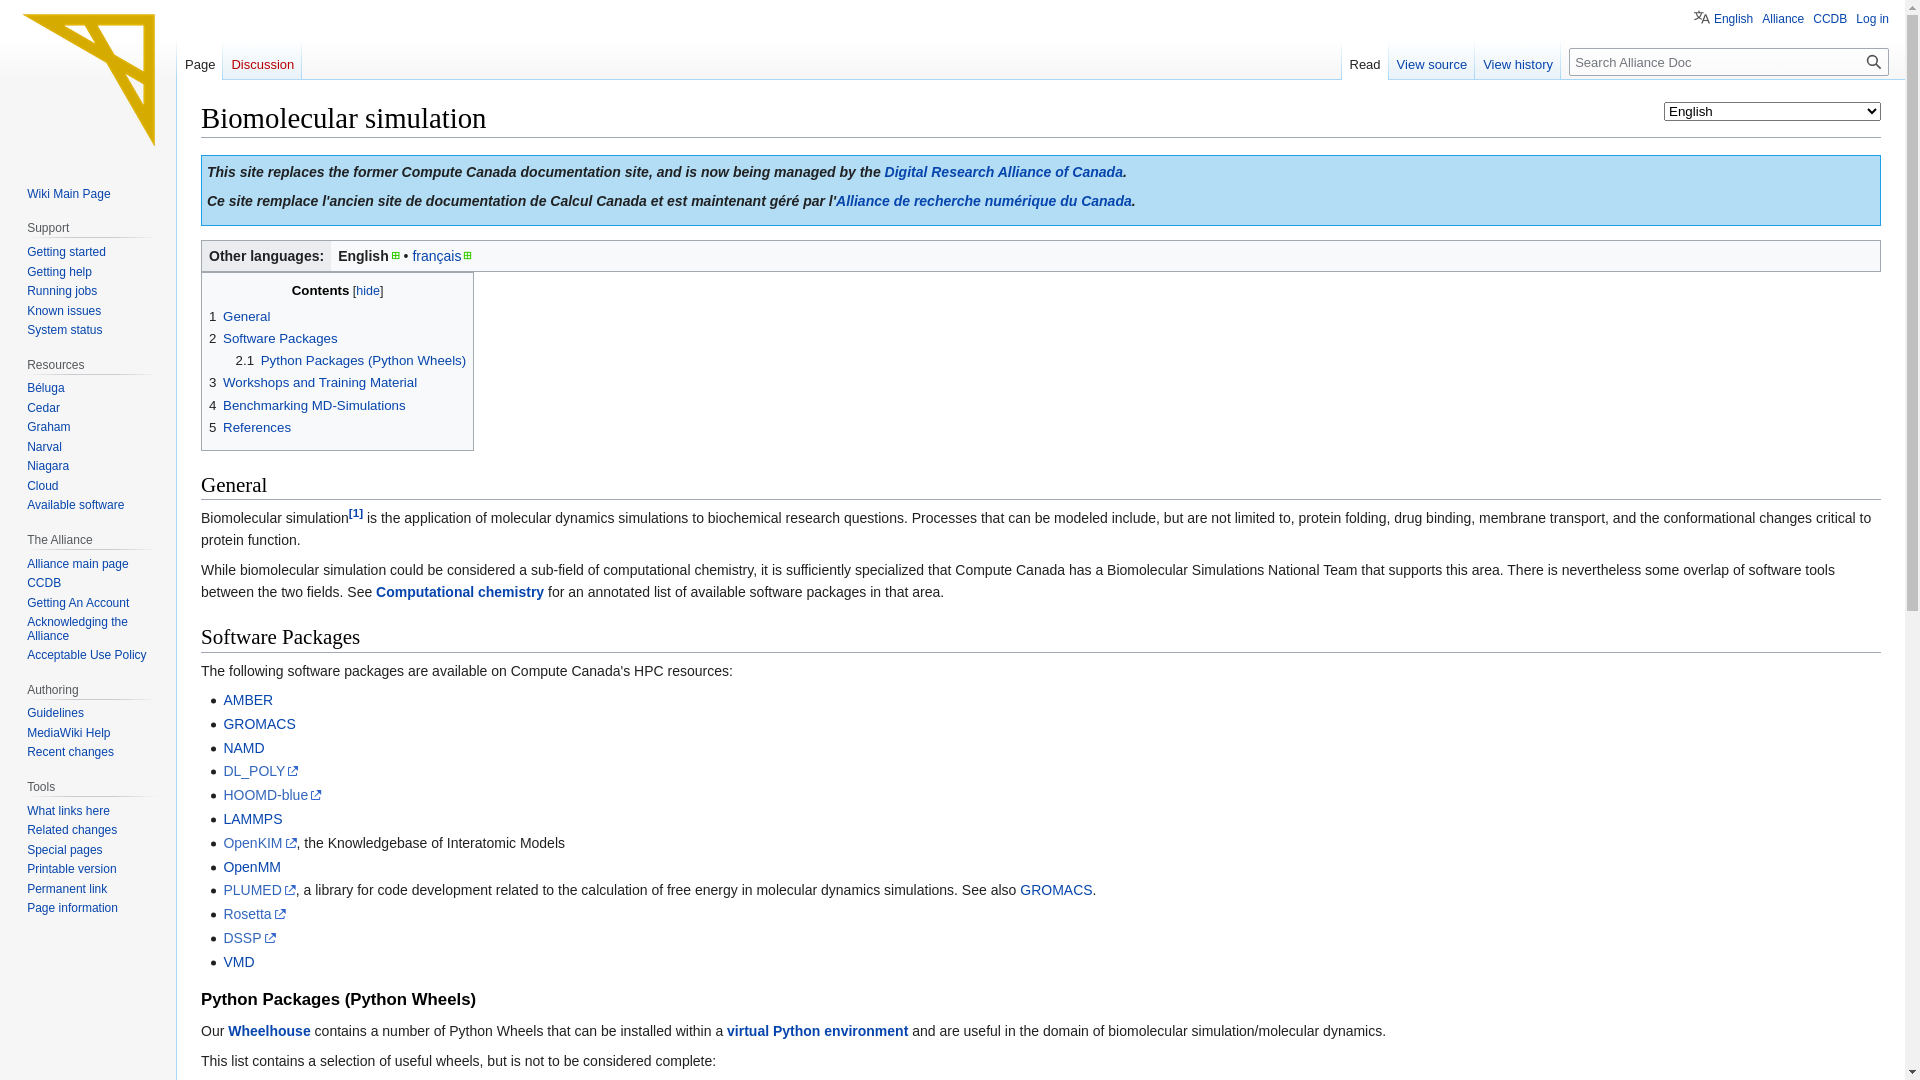 This screenshot has width=1920, height=1080. What do you see at coordinates (222, 793) in the screenshot?
I see `'HOOMD-blue'` at bounding box center [222, 793].